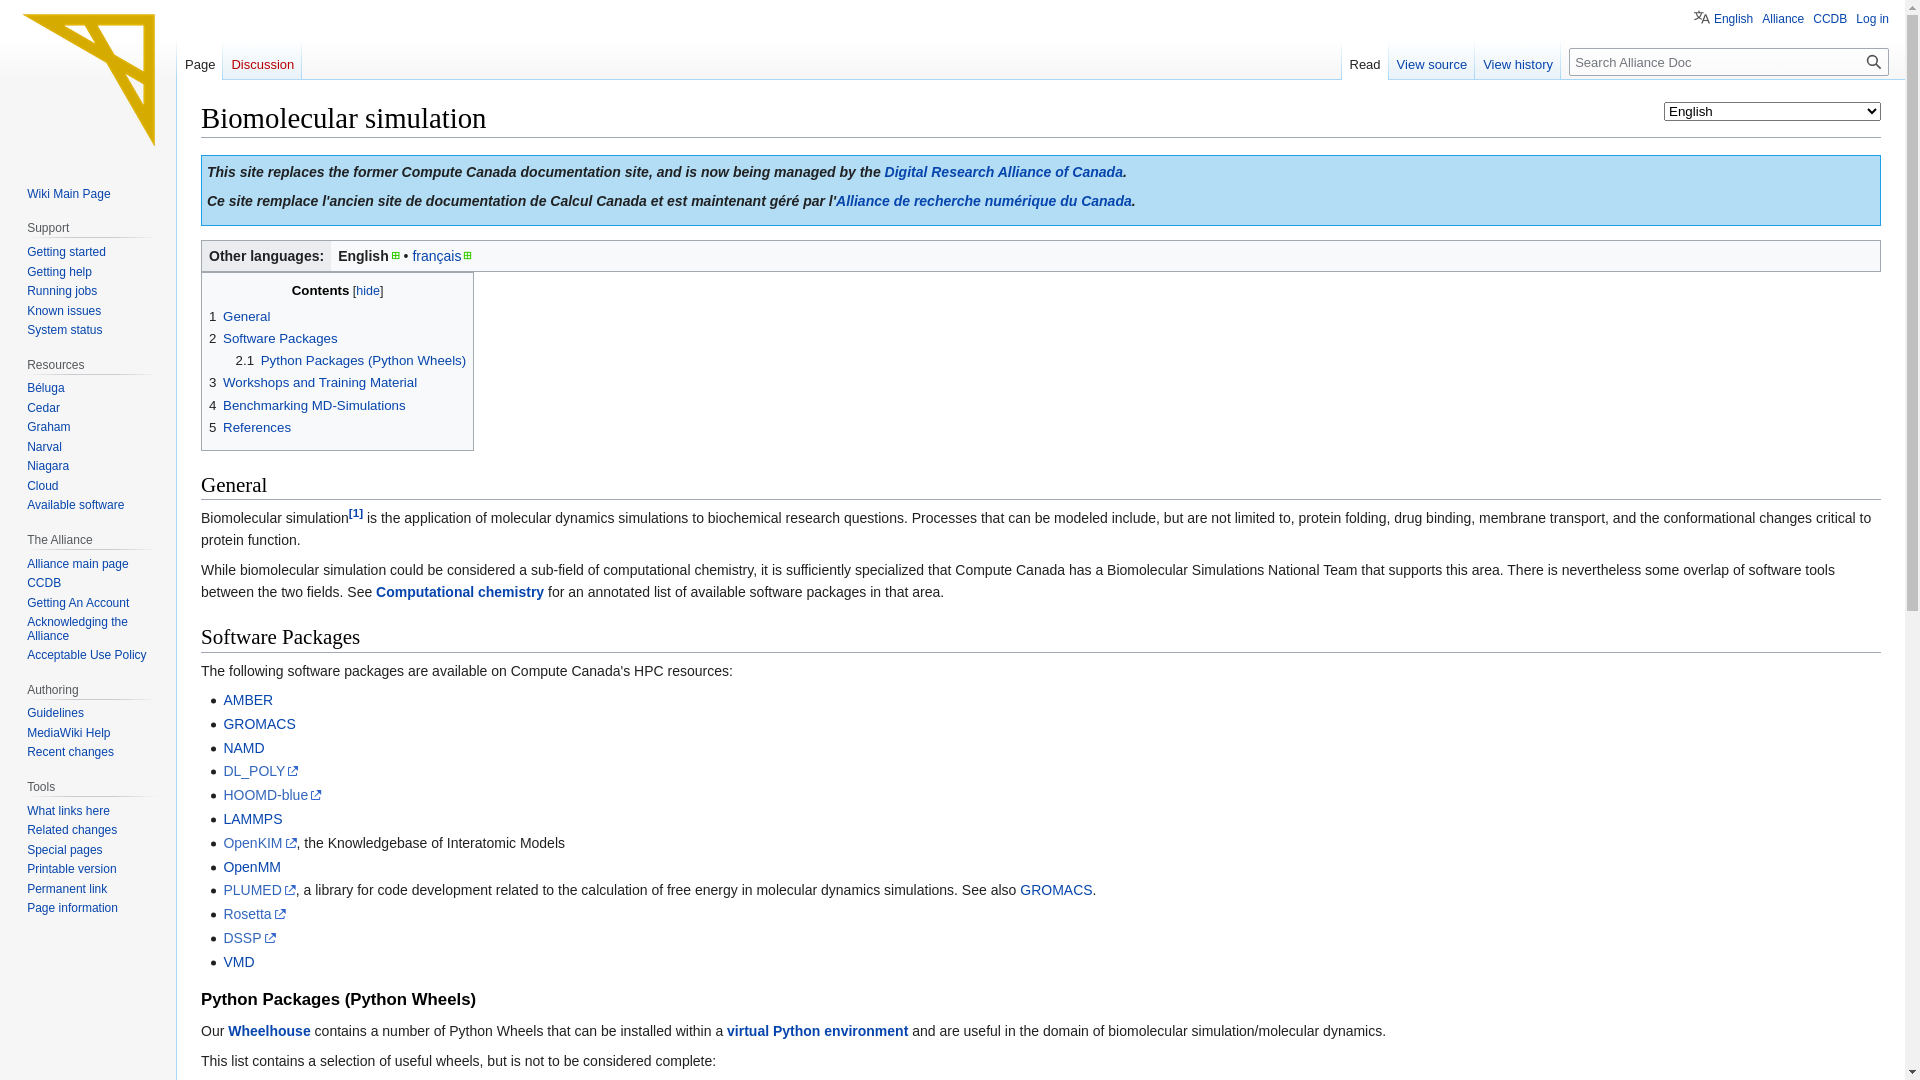 This screenshot has width=1920, height=1080. What do you see at coordinates (222, 793) in the screenshot?
I see `'HOOMD-blue'` at bounding box center [222, 793].